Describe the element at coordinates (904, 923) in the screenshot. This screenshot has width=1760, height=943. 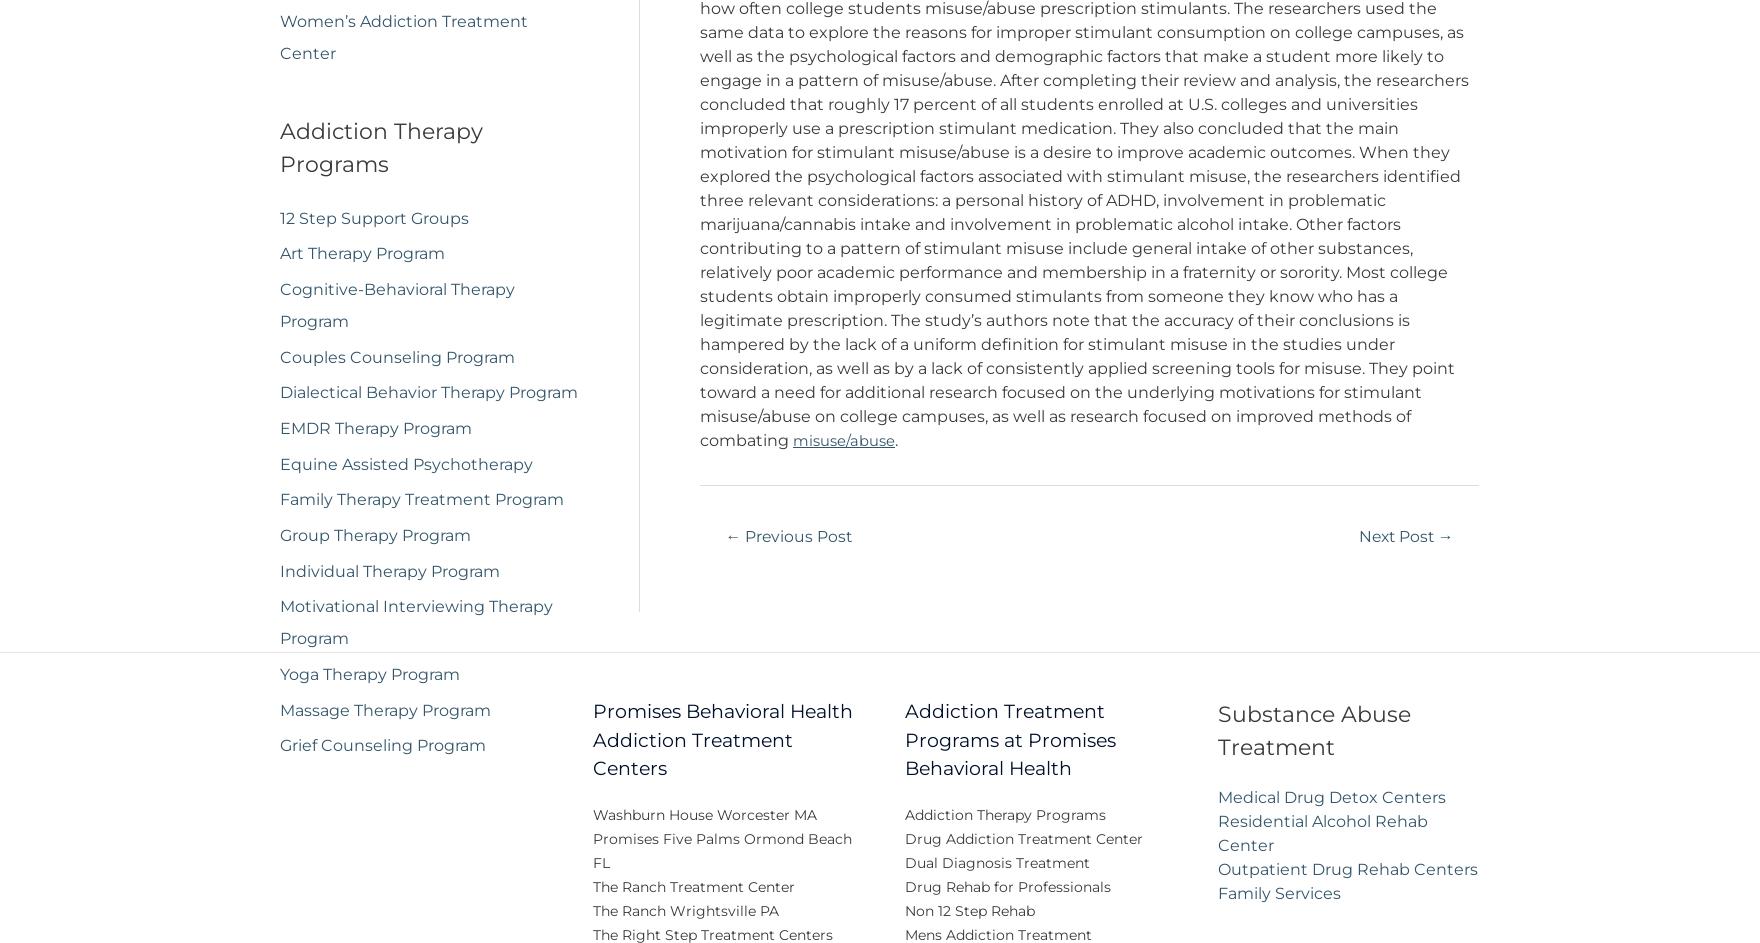
I see `'Non 12 Step Rehab'` at that location.